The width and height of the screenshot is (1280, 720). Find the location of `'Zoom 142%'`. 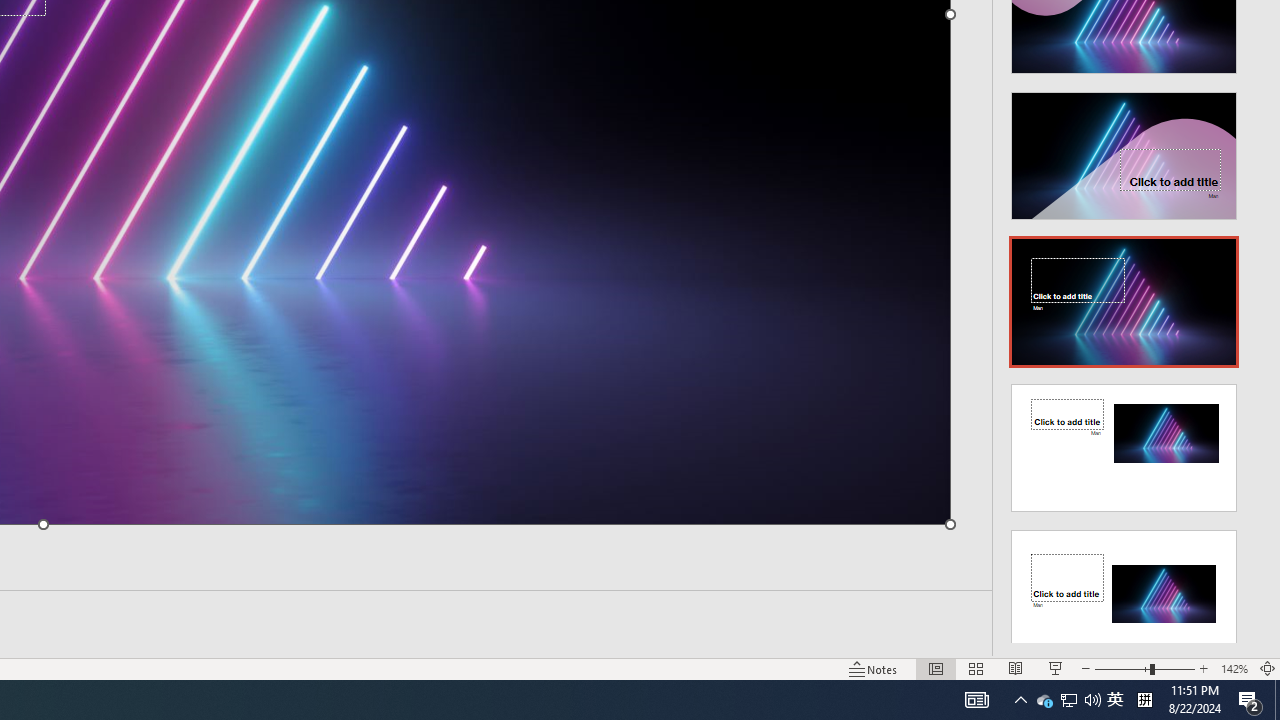

'Zoom 142%' is located at coordinates (1233, 669).